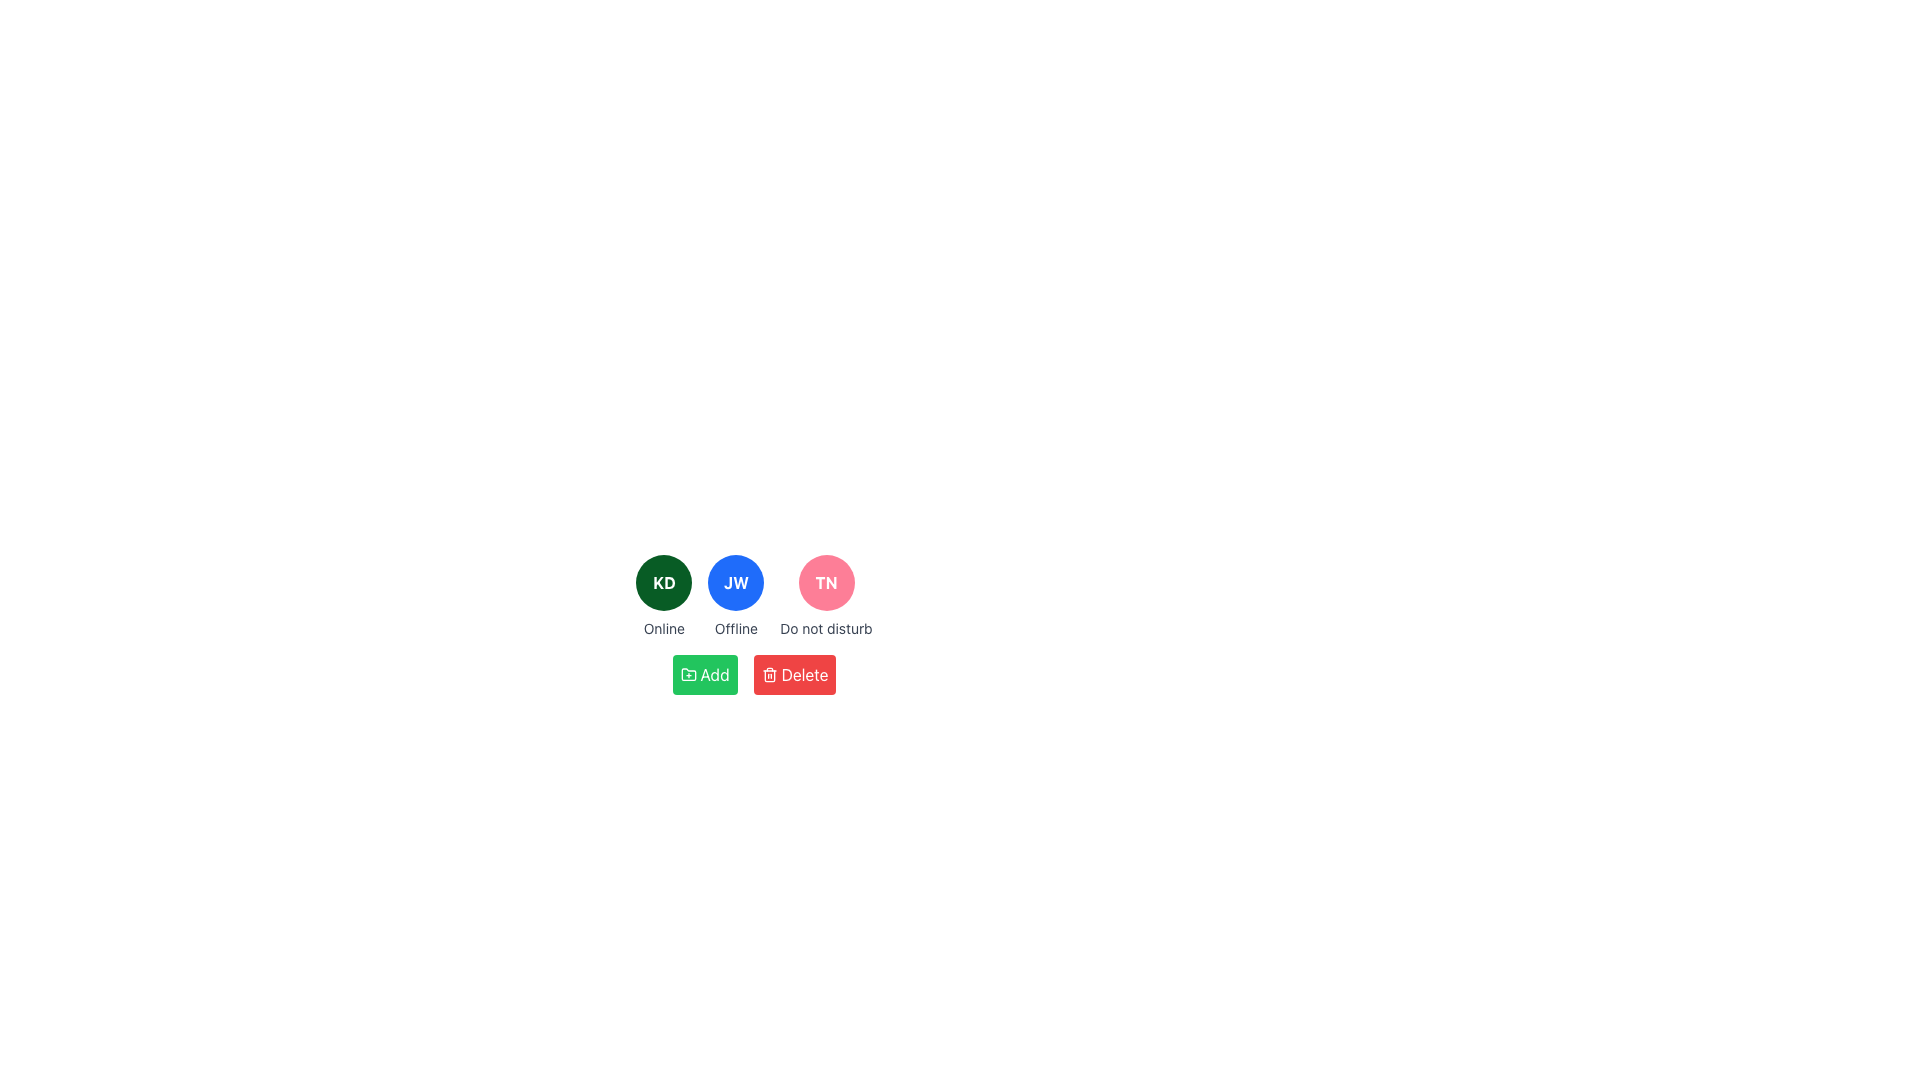 The width and height of the screenshot is (1920, 1080). Describe the element at coordinates (805, 675) in the screenshot. I see `text label within the red 'Delete' button located at the bottom of the interface, positioned to the right of the green 'Add' button` at that location.